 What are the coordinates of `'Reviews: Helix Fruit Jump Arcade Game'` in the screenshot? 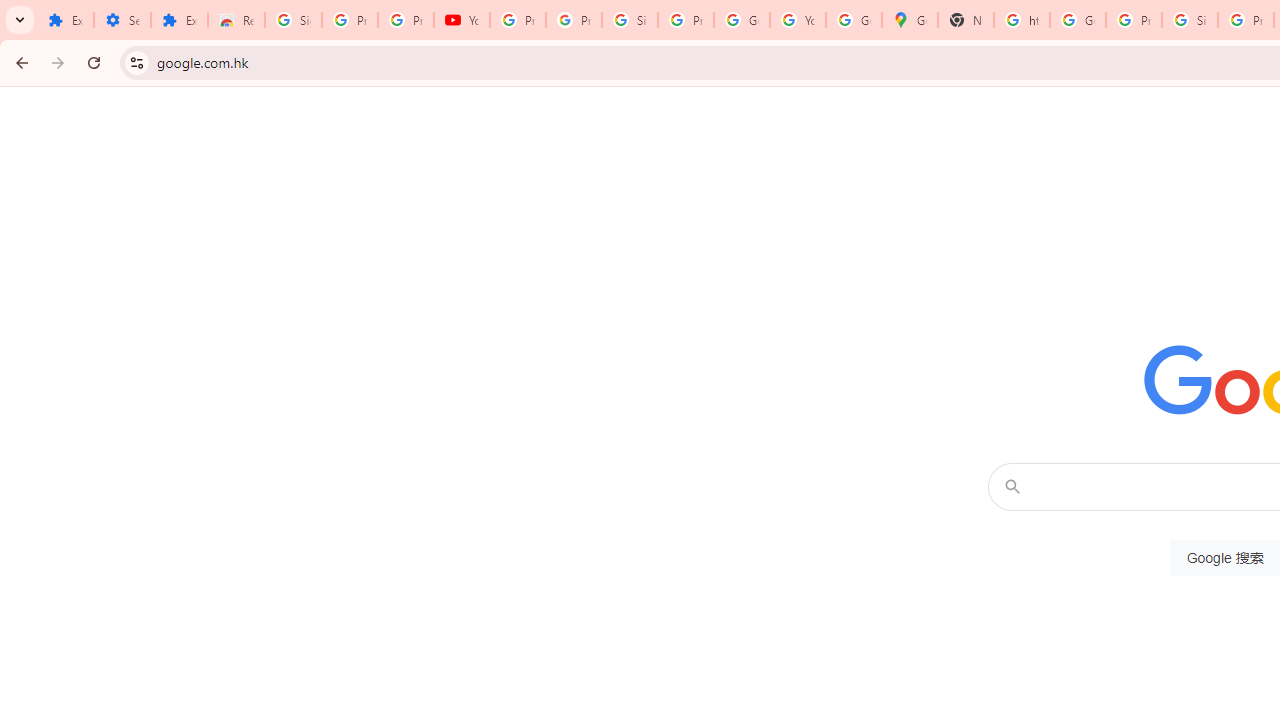 It's located at (236, 20).